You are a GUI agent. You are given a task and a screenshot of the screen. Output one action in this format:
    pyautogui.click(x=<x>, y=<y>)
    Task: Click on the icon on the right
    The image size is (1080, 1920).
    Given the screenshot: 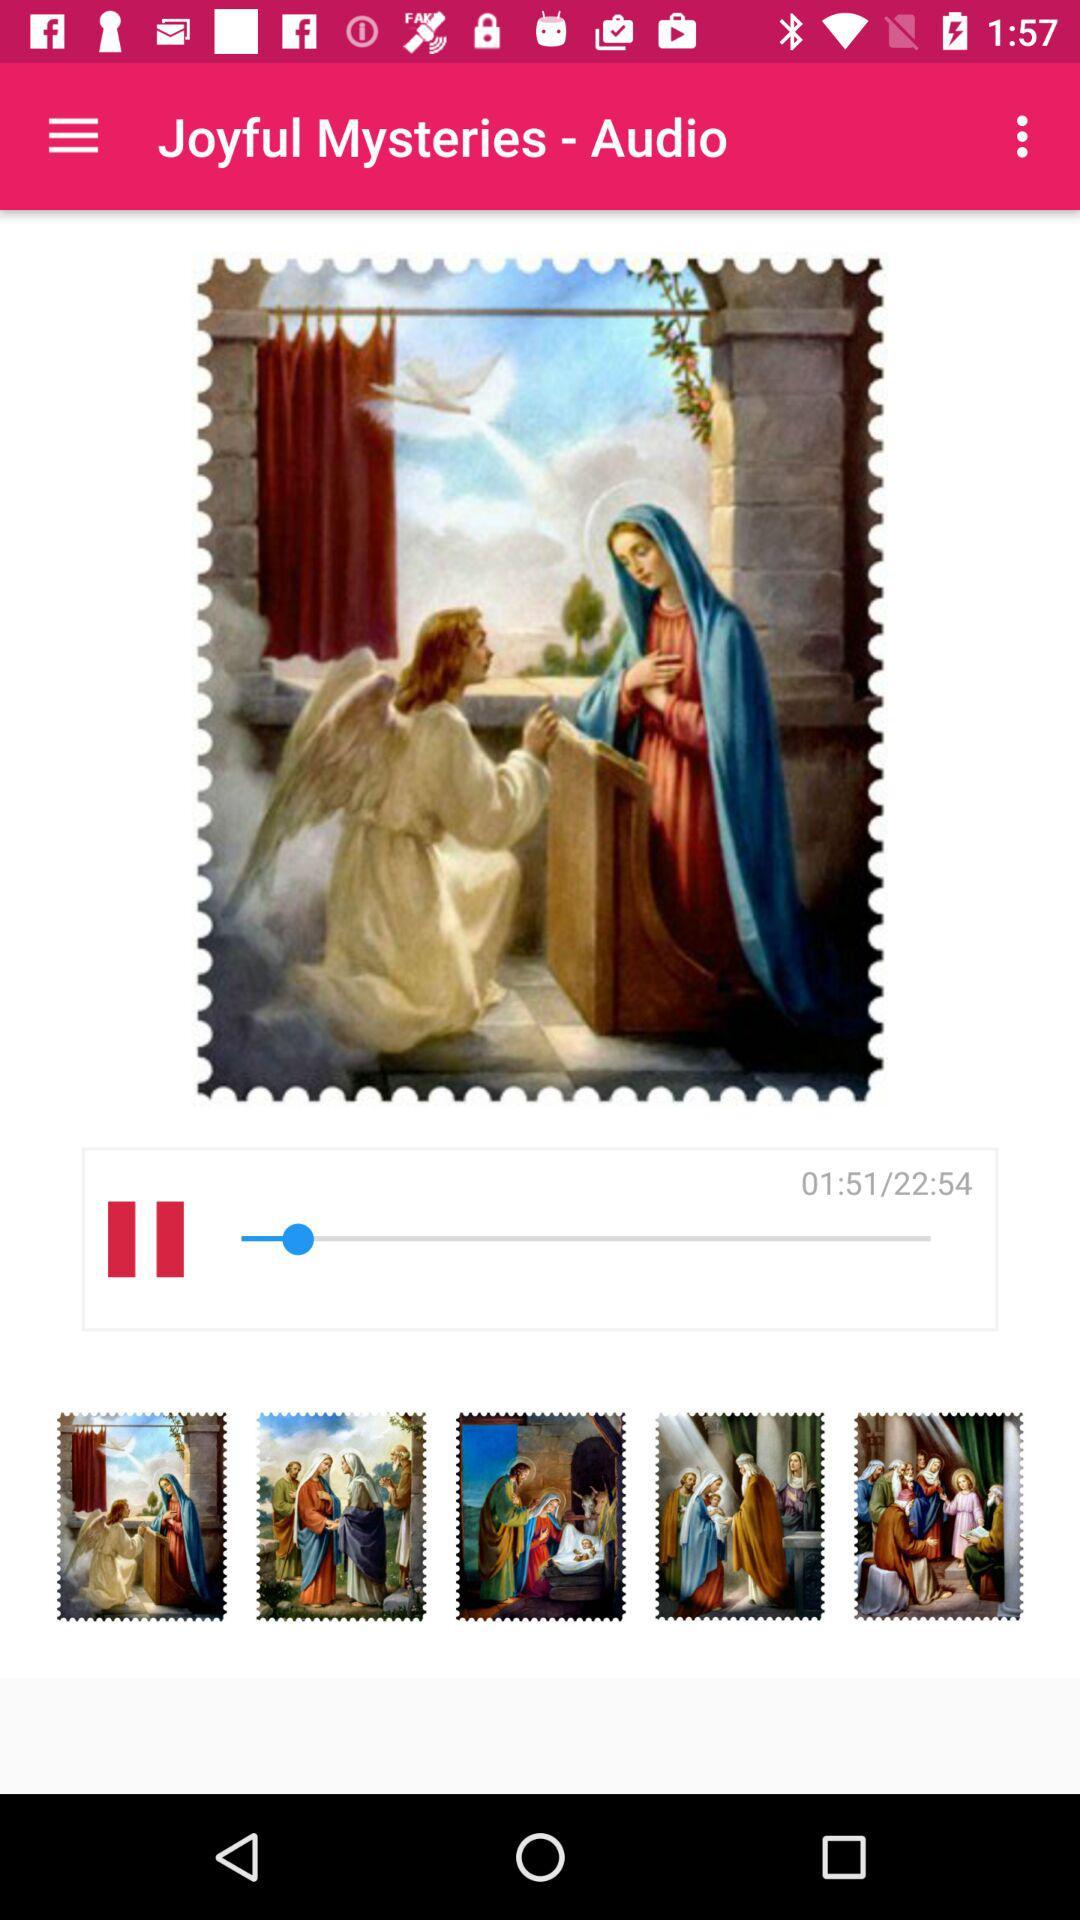 What is the action you would take?
    pyautogui.click(x=885, y=1182)
    